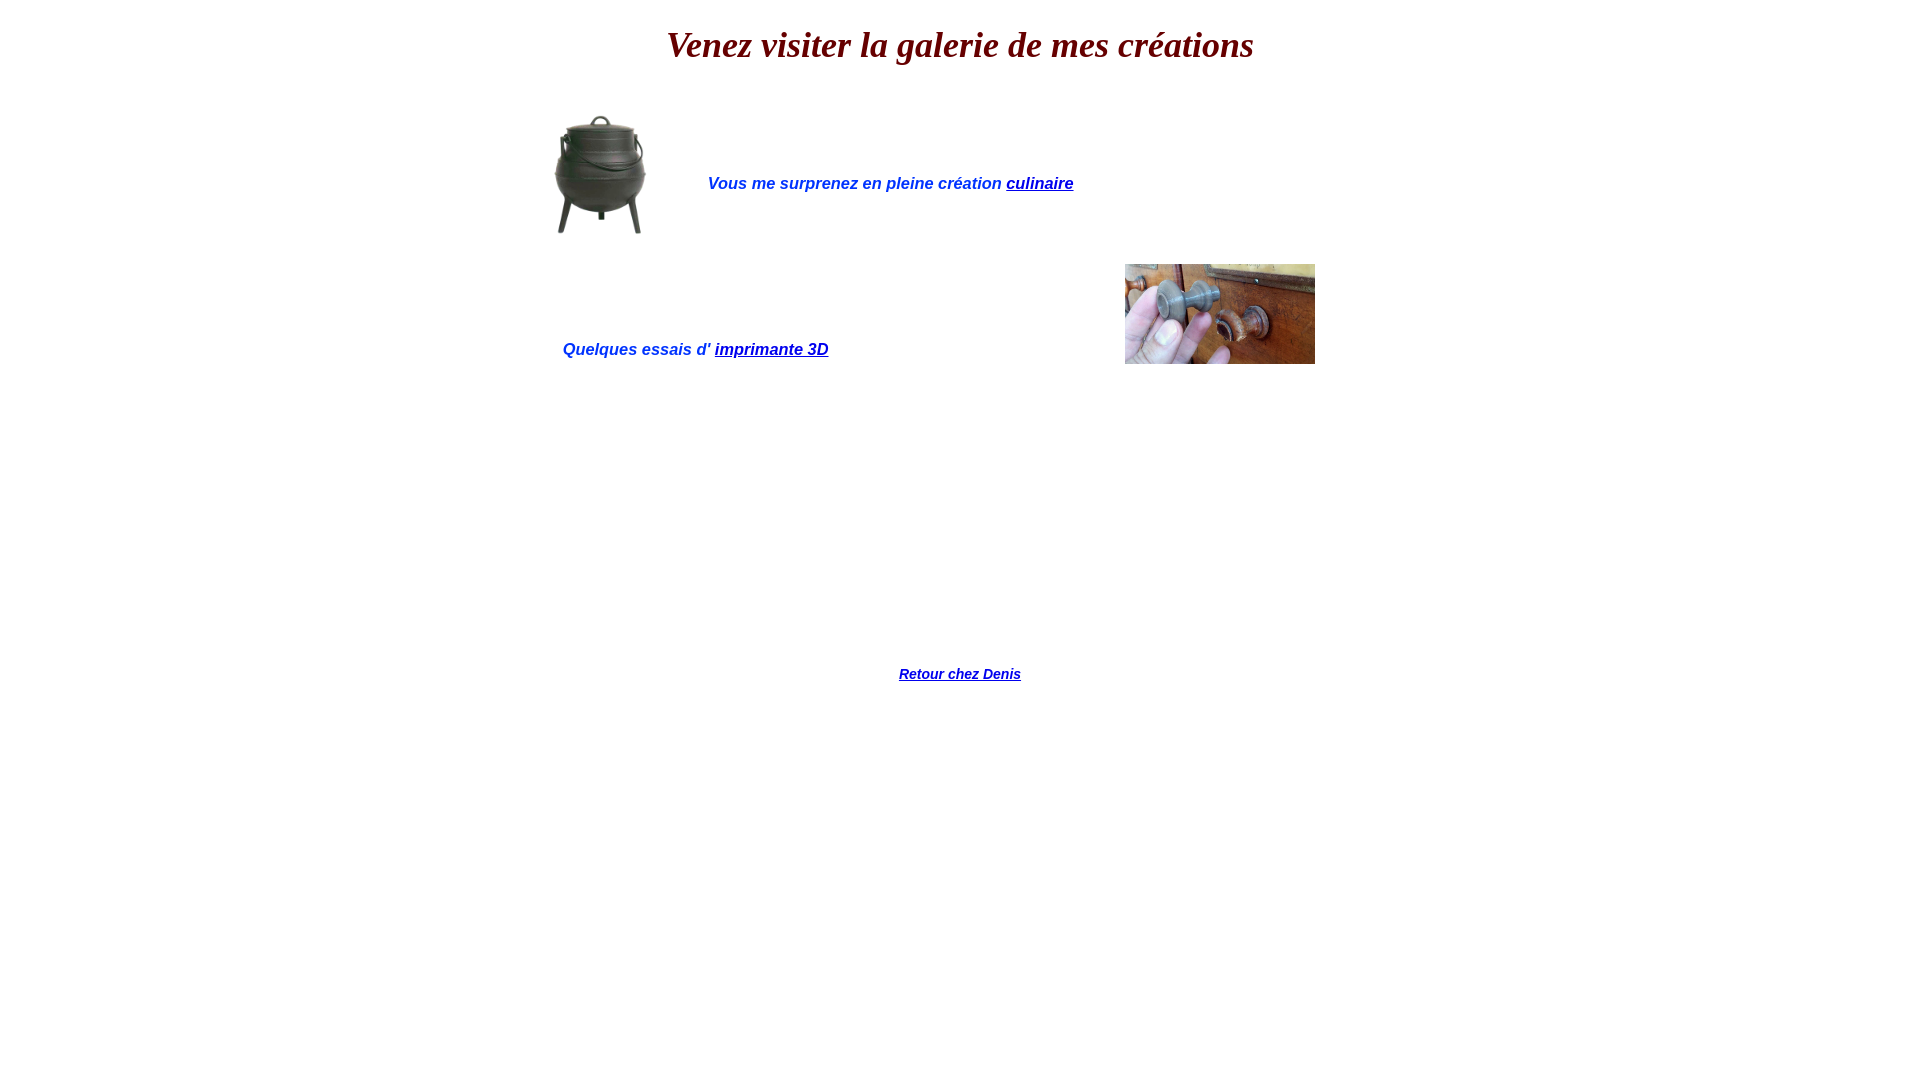  What do you see at coordinates (1039, 182) in the screenshot?
I see `'culinaire'` at bounding box center [1039, 182].